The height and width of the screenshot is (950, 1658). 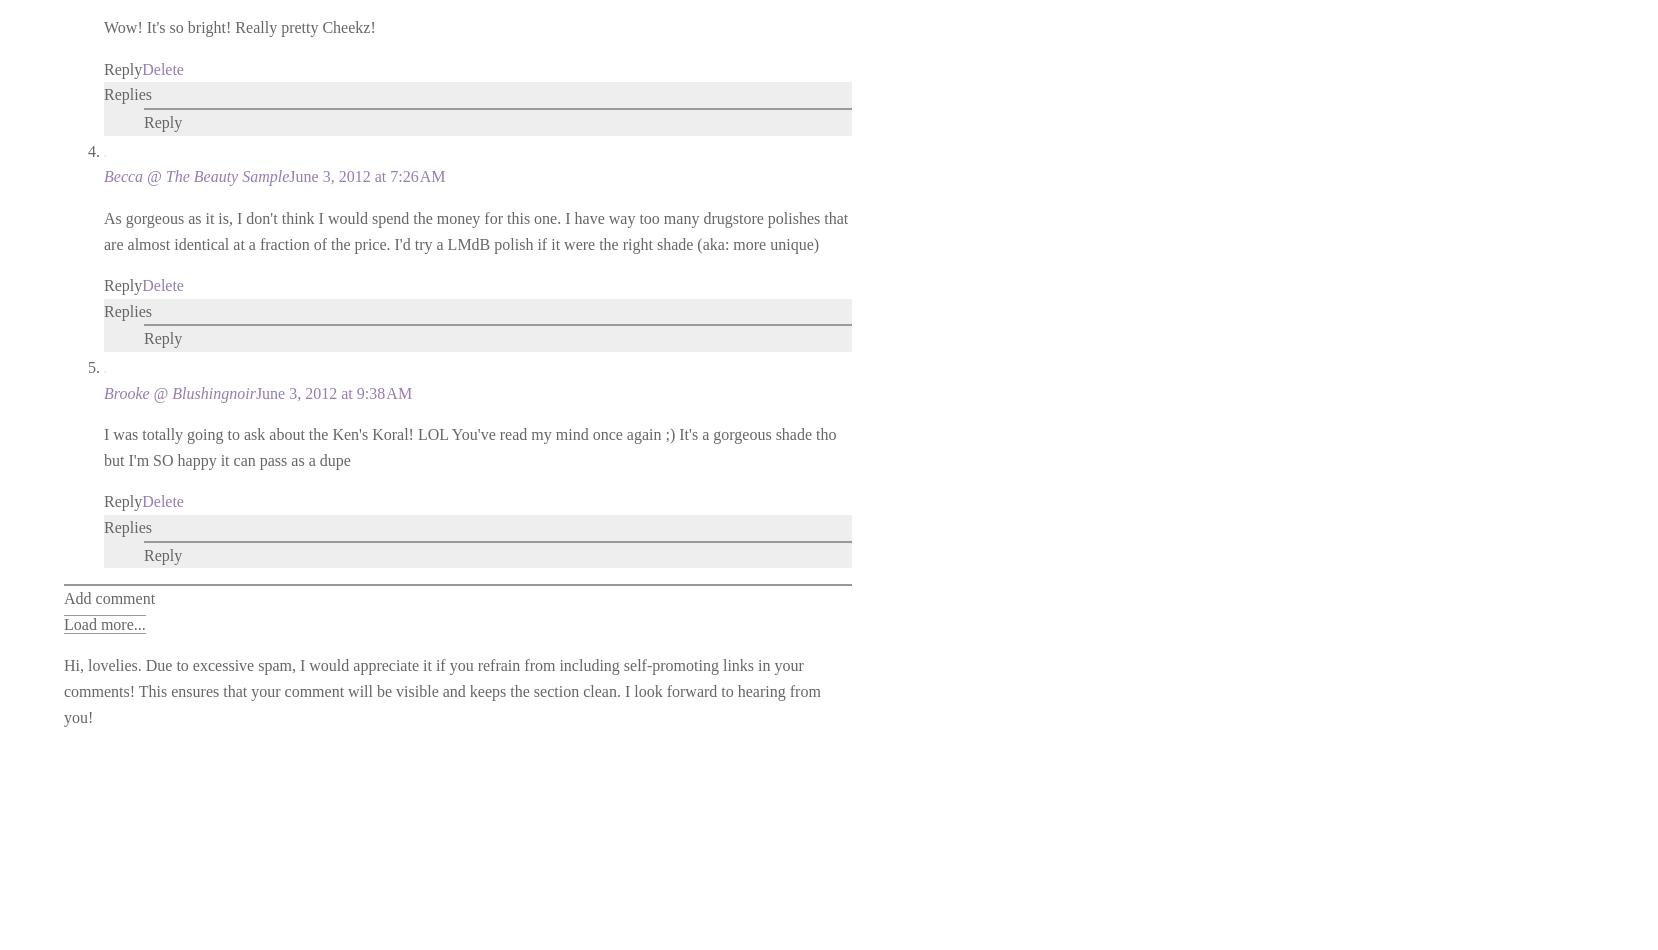 I want to click on 'Wow! It's so bright! Really pretty Cheekz!', so click(x=239, y=27).